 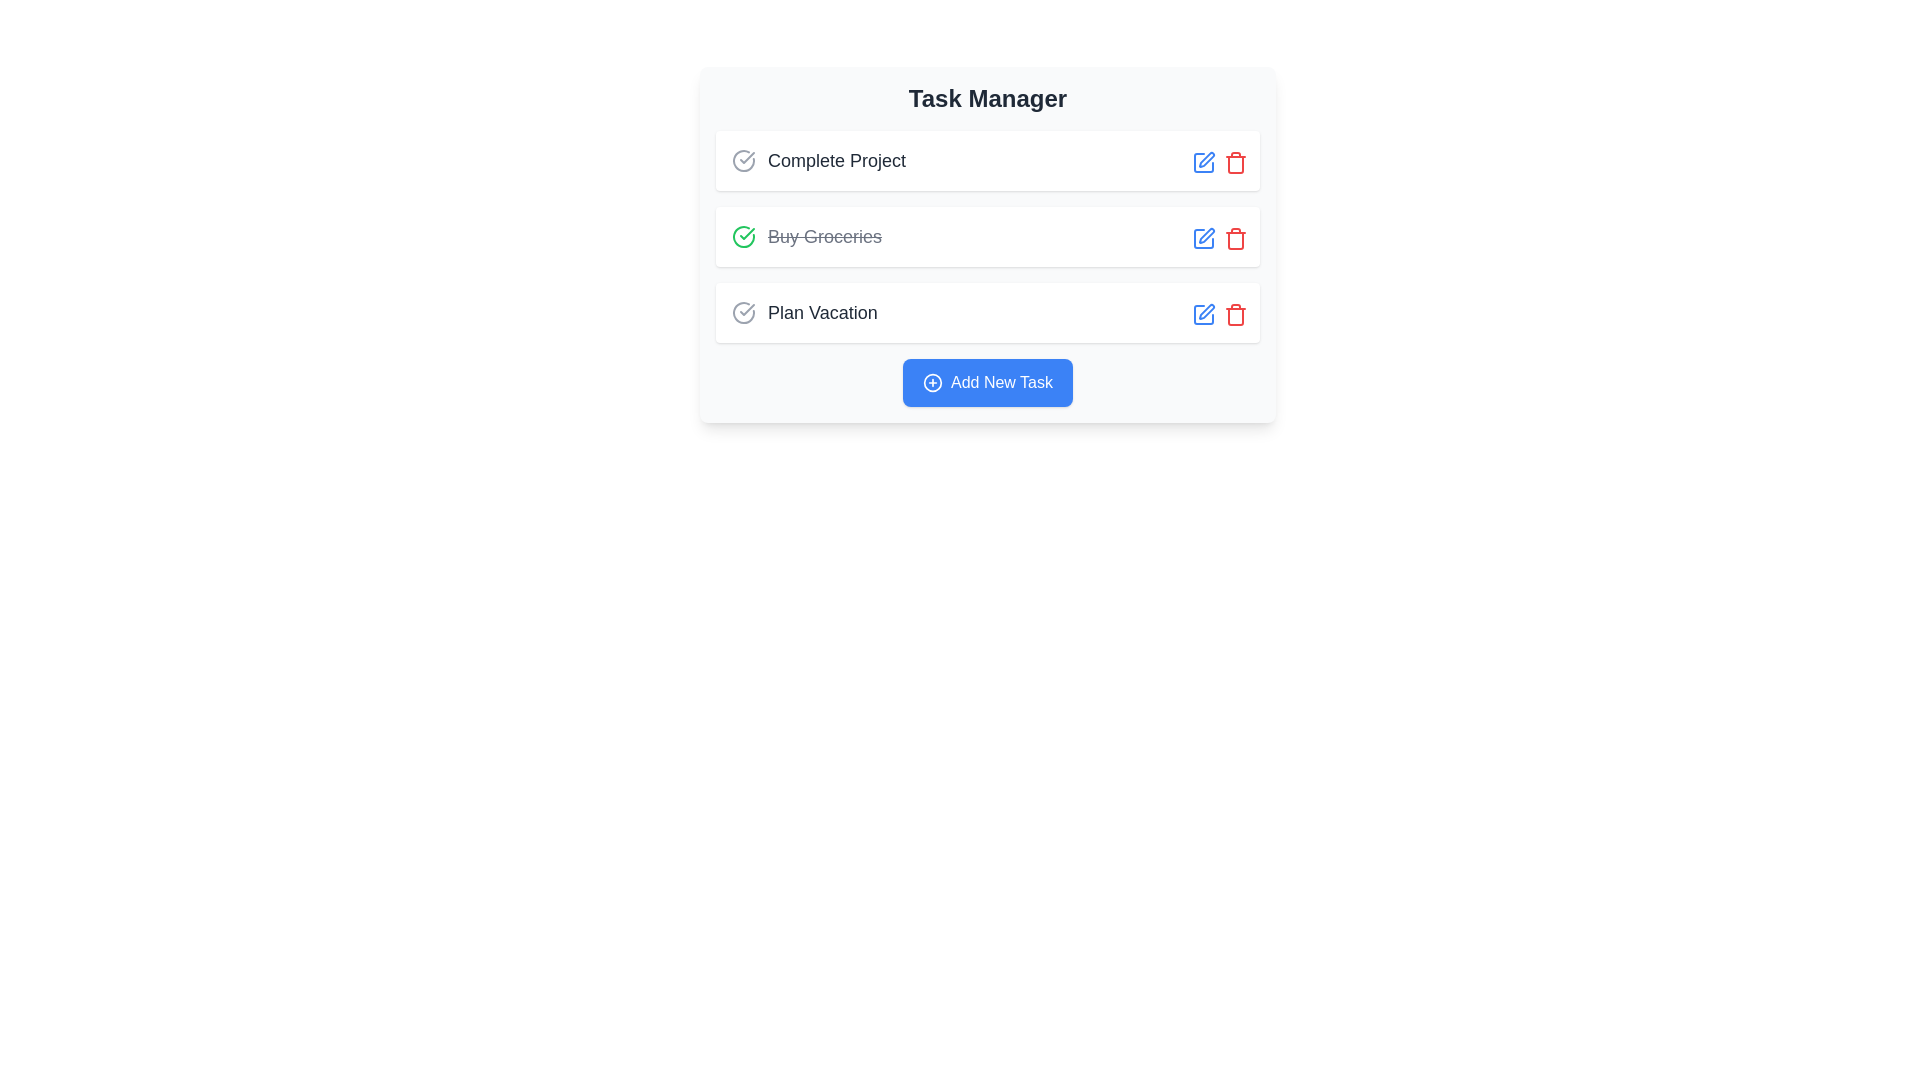 I want to click on the completed task description text label that is styled with a strikethrough and located to the right of a green checkmark icon in the task management system, so click(x=825, y=235).